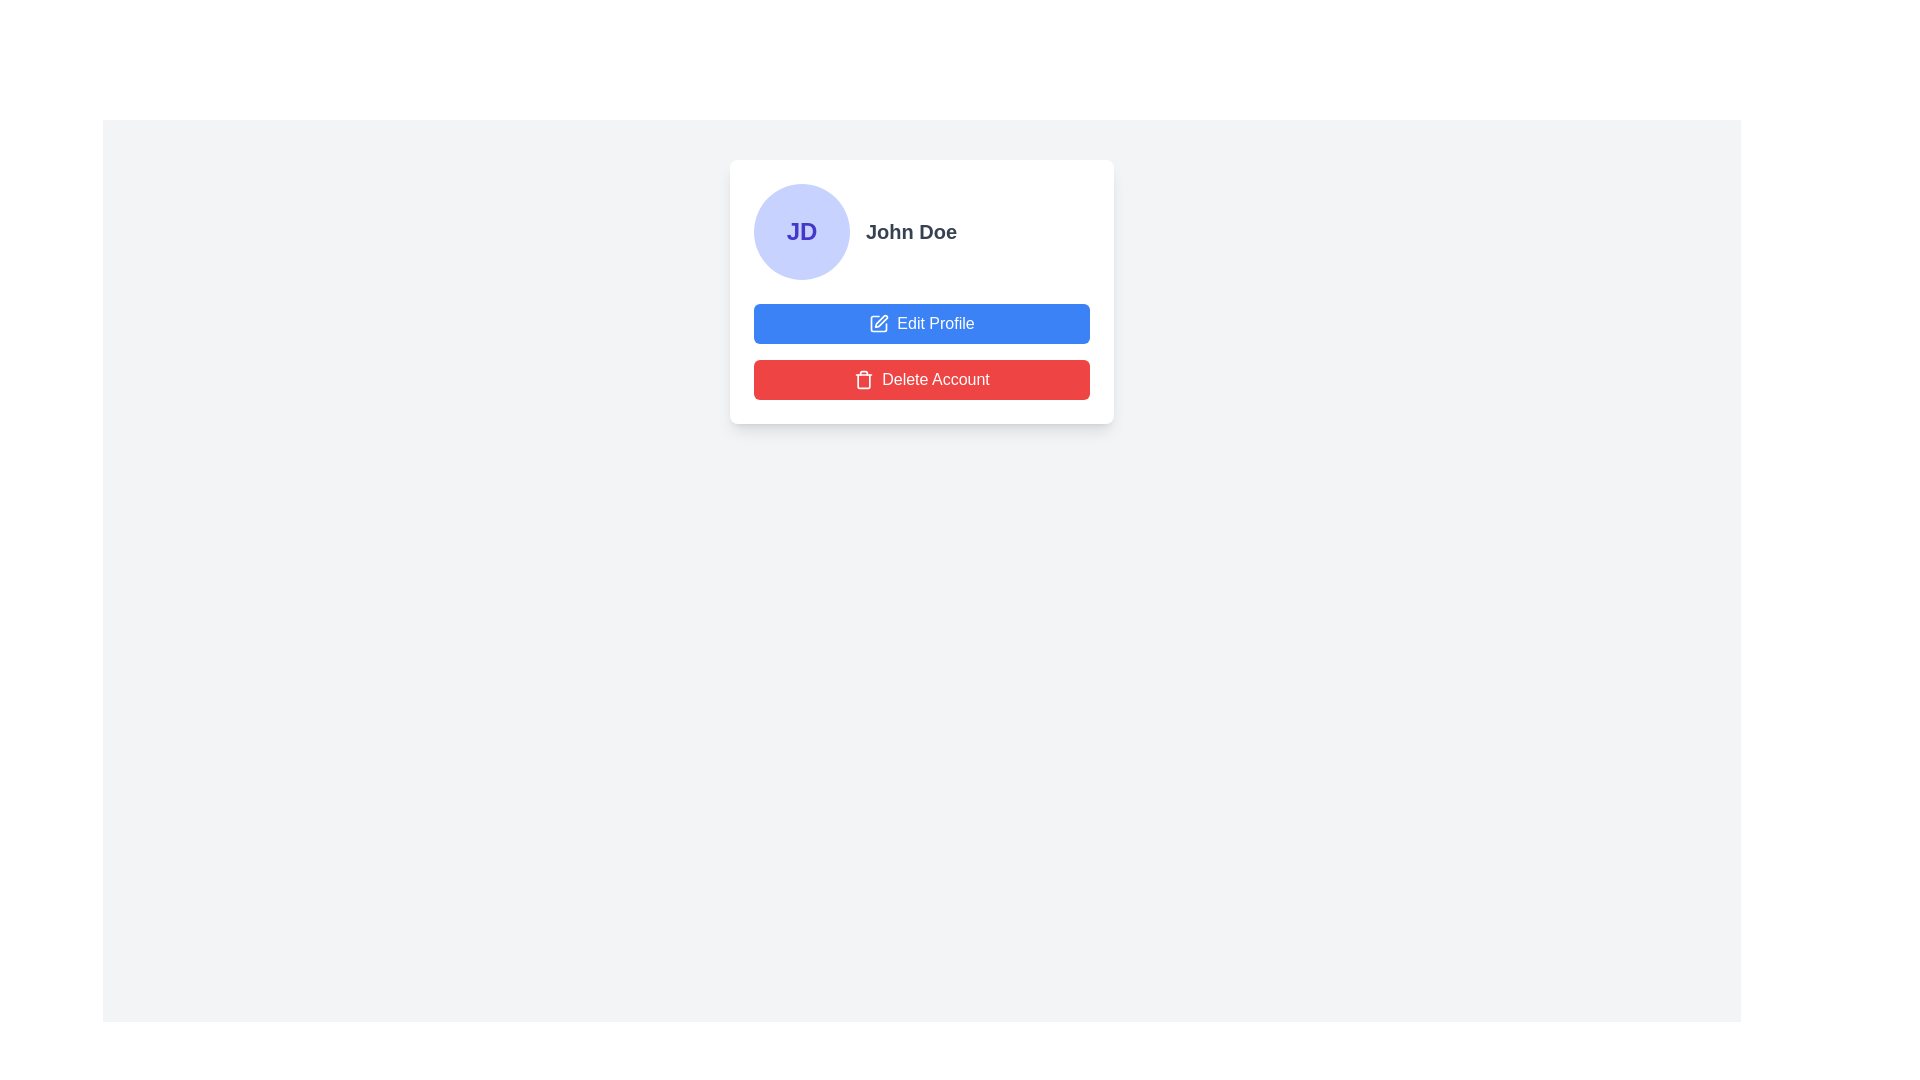 The image size is (1920, 1080). I want to click on the editing icon located within the blue 'Edit Profile' button, so click(879, 323).